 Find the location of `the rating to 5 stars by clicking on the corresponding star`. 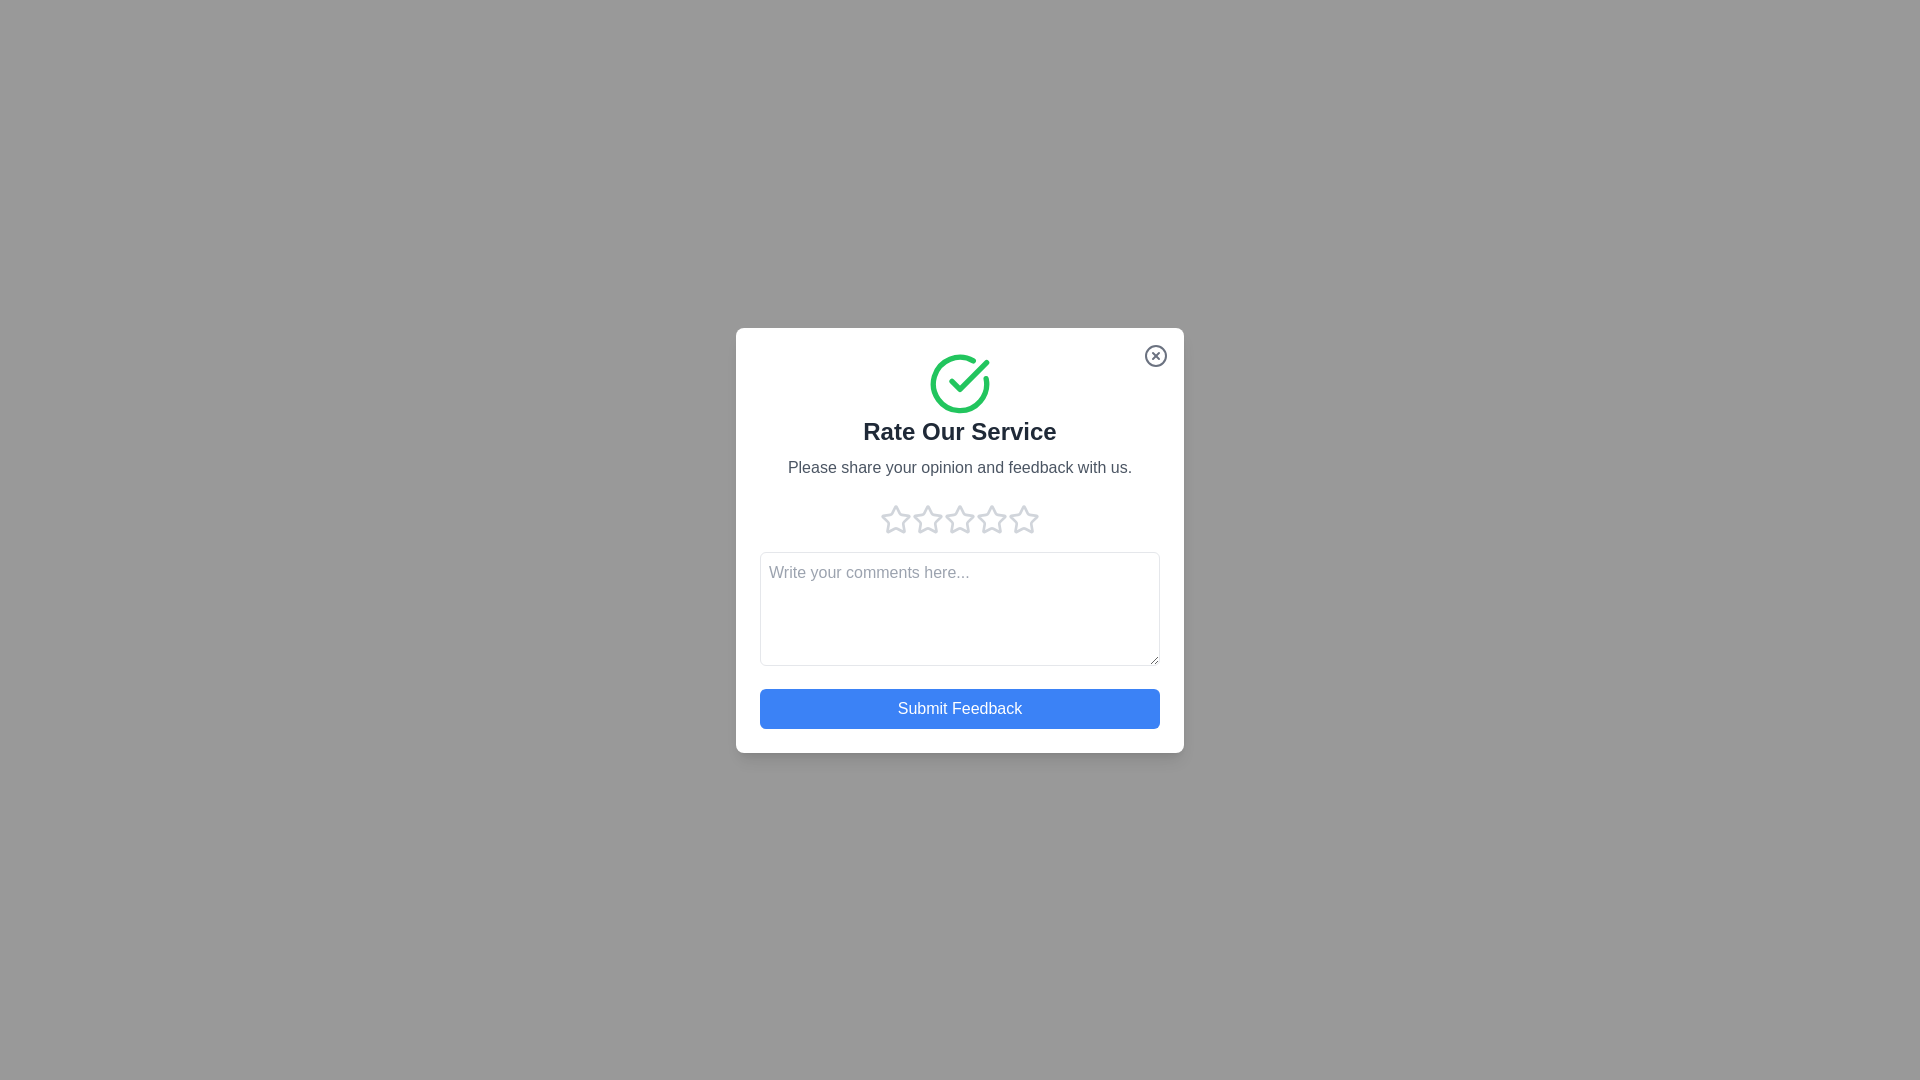

the rating to 5 stars by clicking on the corresponding star is located at coordinates (1023, 518).